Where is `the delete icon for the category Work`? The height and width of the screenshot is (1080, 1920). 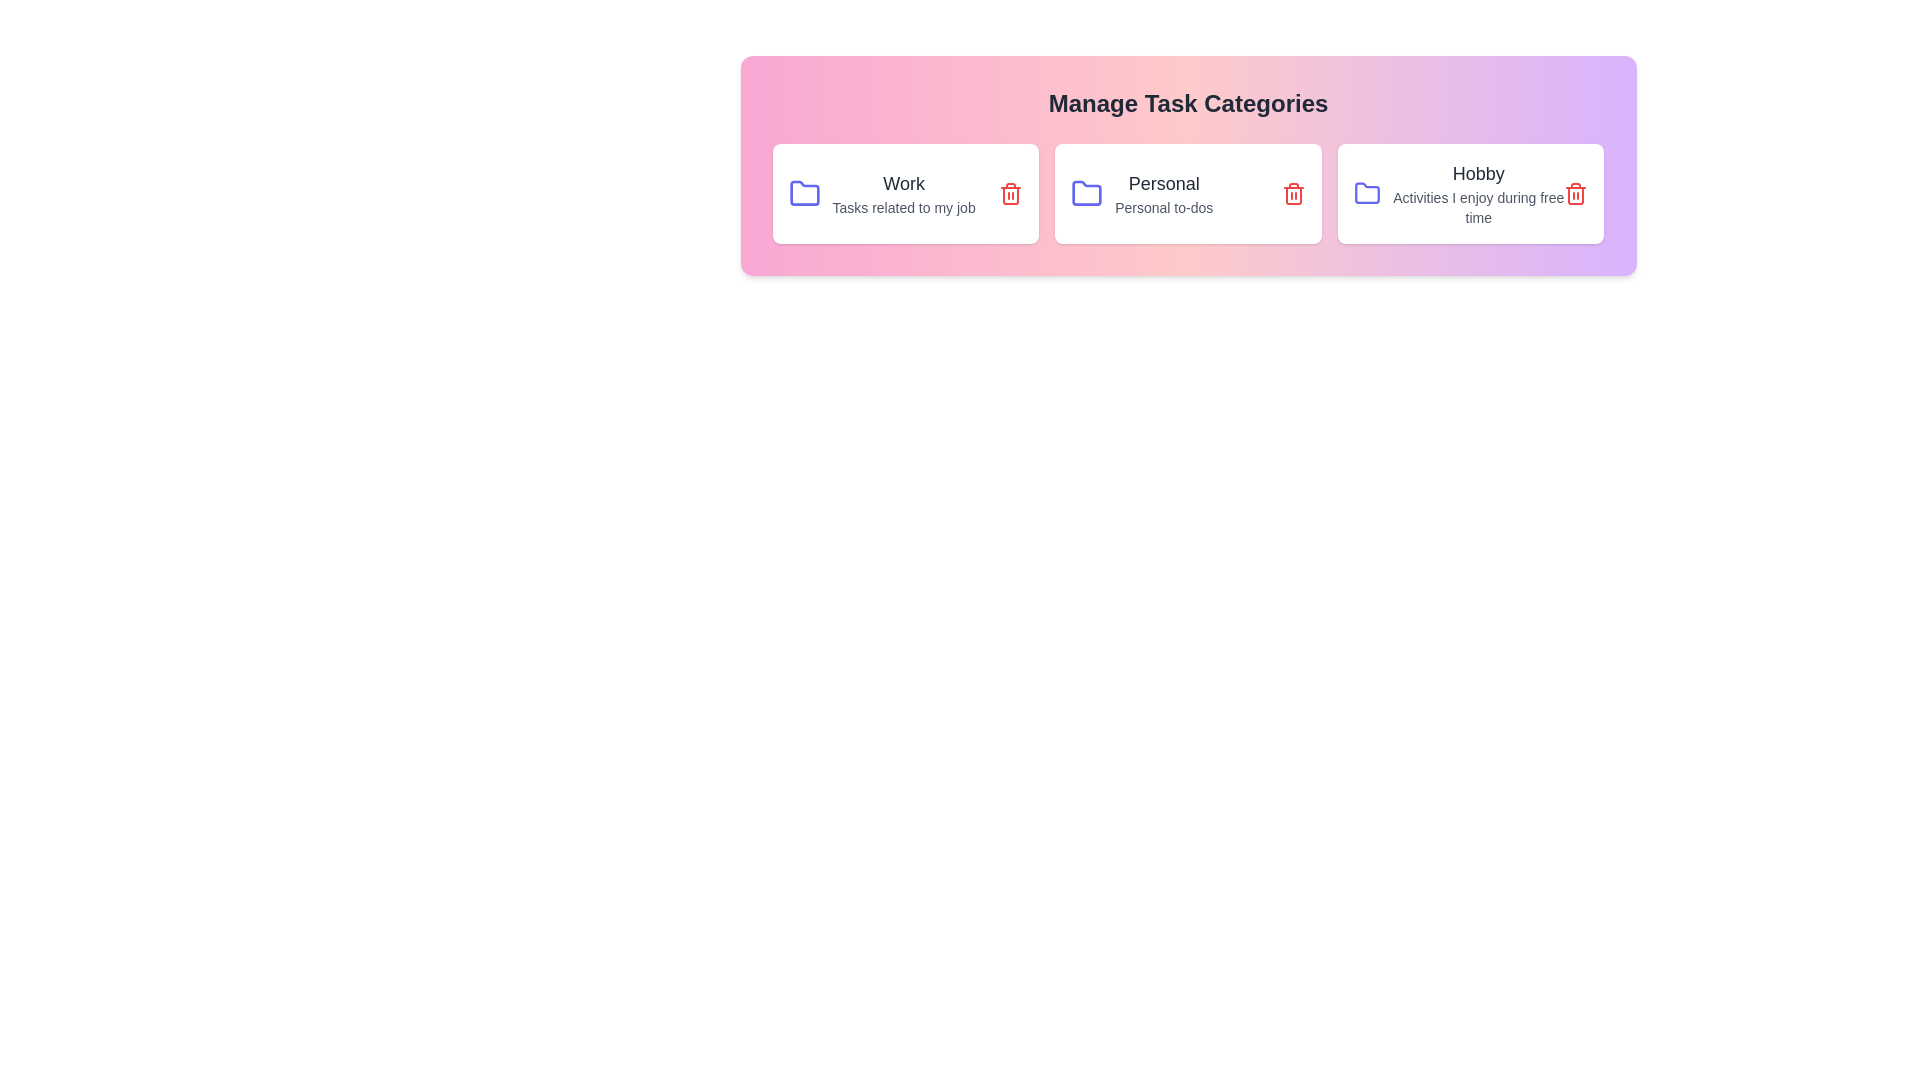 the delete icon for the category Work is located at coordinates (1011, 193).